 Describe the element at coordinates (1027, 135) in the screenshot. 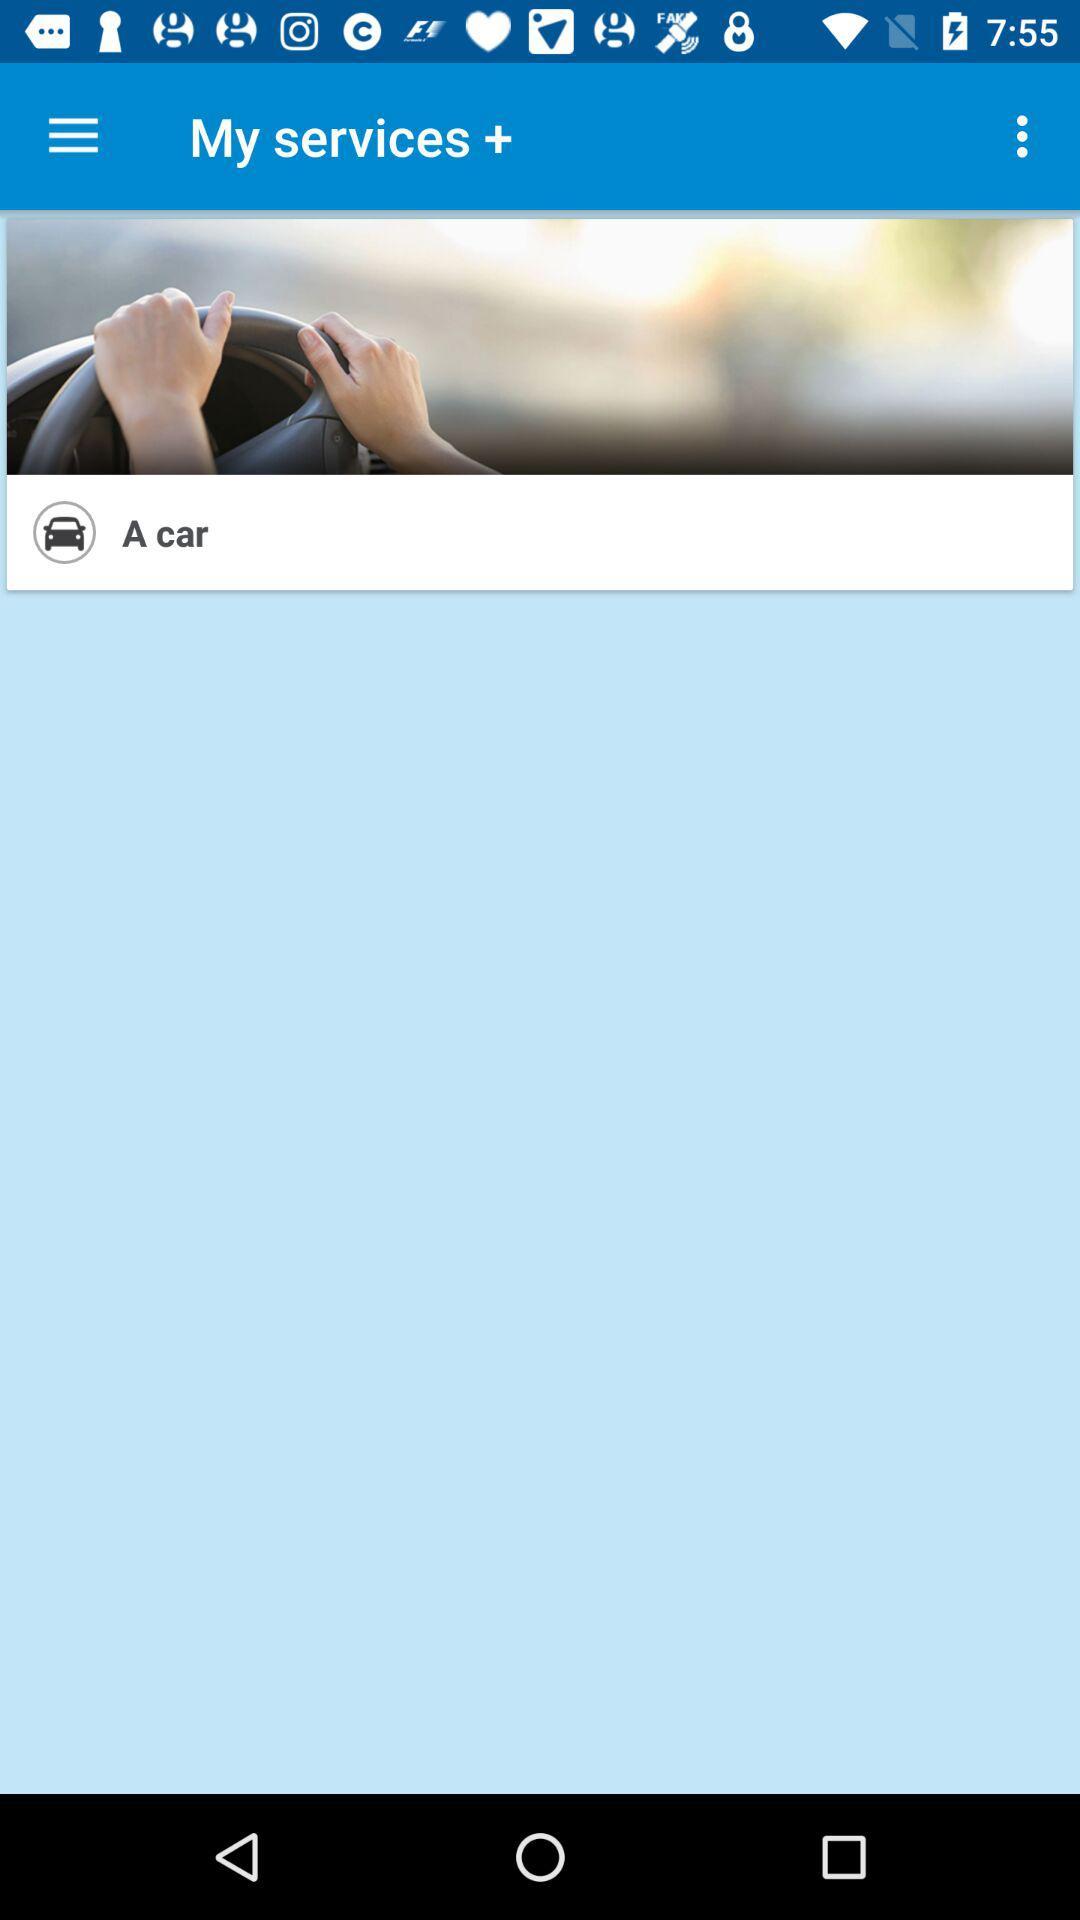

I see `item to the right of the my services + item` at that location.